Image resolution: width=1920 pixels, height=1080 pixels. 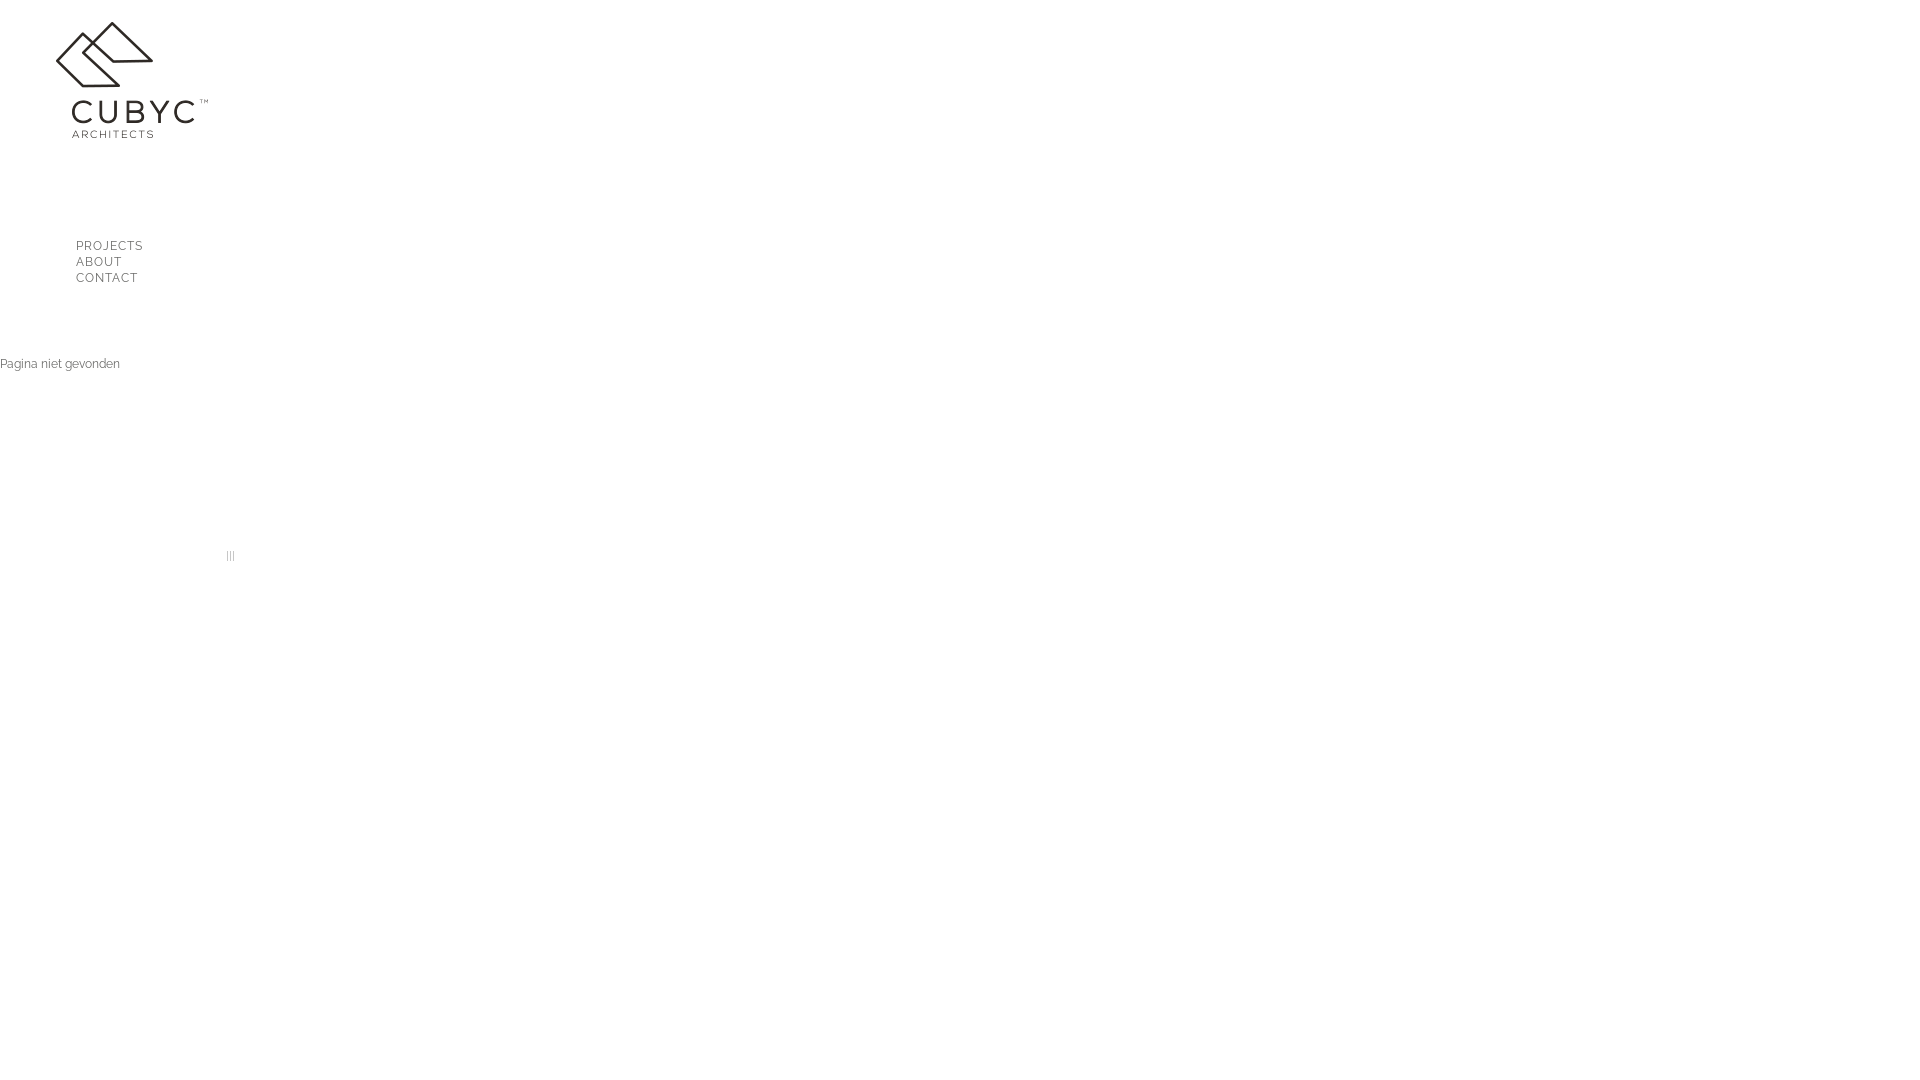 I want to click on 'ABOUT', so click(x=15, y=261).